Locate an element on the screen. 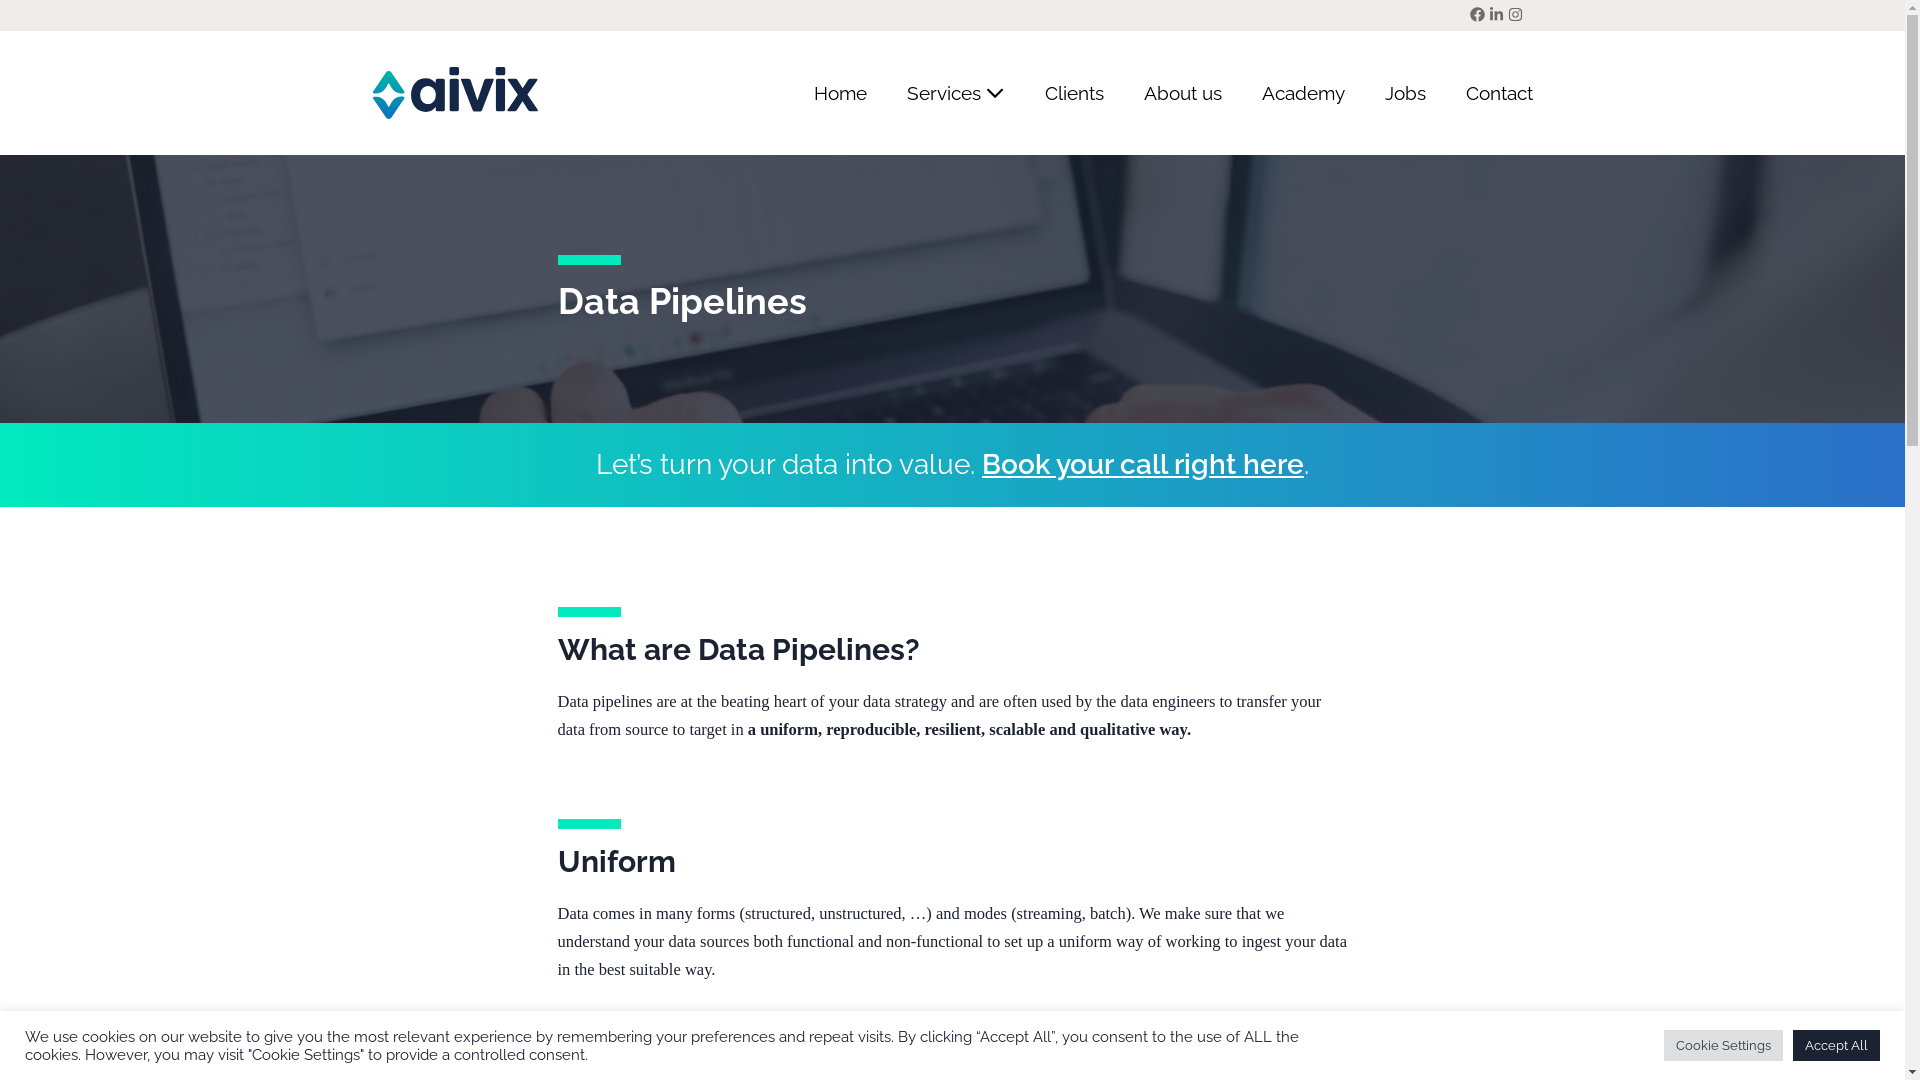 The height and width of the screenshot is (1080, 1920). 'Contact' is located at coordinates (1489, 92).